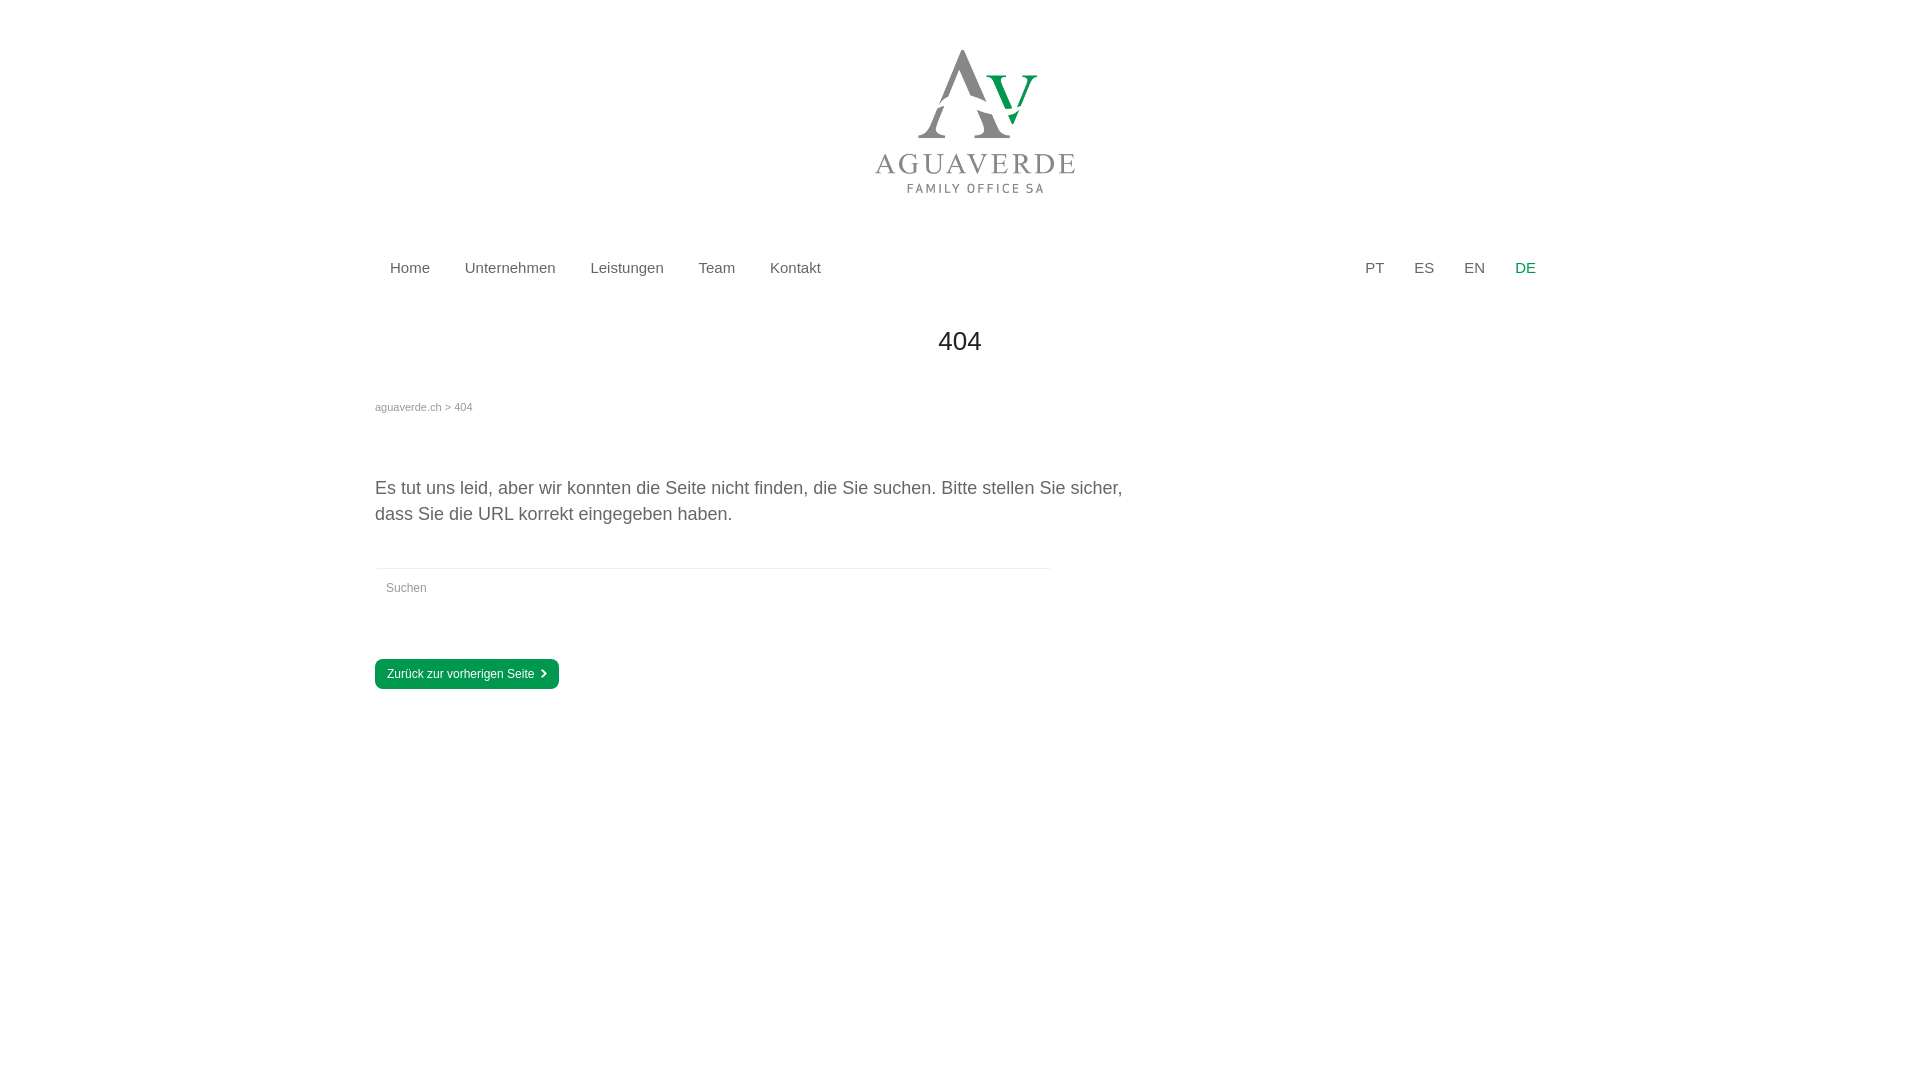  What do you see at coordinates (1474, 266) in the screenshot?
I see `'EN'` at bounding box center [1474, 266].